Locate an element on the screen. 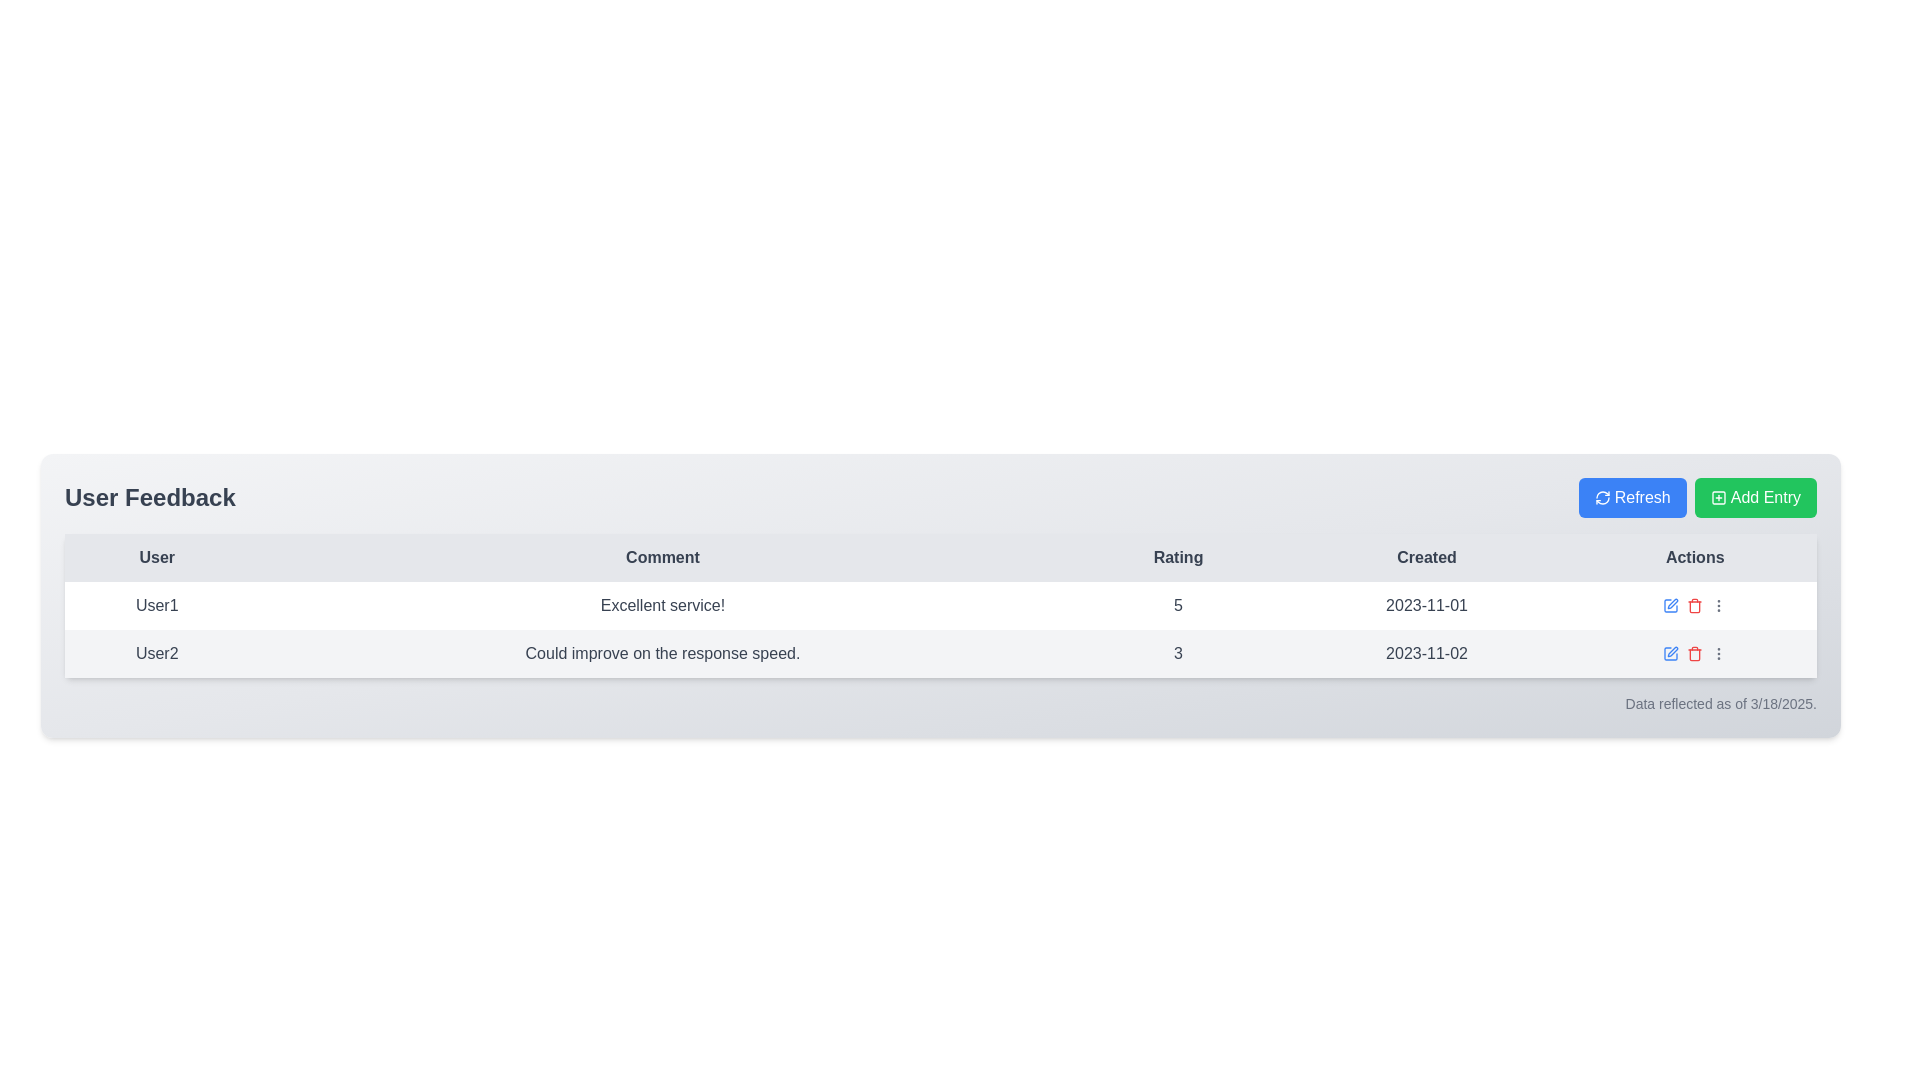 The height and width of the screenshot is (1080, 1920). the icon-based button resembling a pen located in the second row of the 'Actions' column for the entry dated '2023-11-02' is located at coordinates (1673, 603).